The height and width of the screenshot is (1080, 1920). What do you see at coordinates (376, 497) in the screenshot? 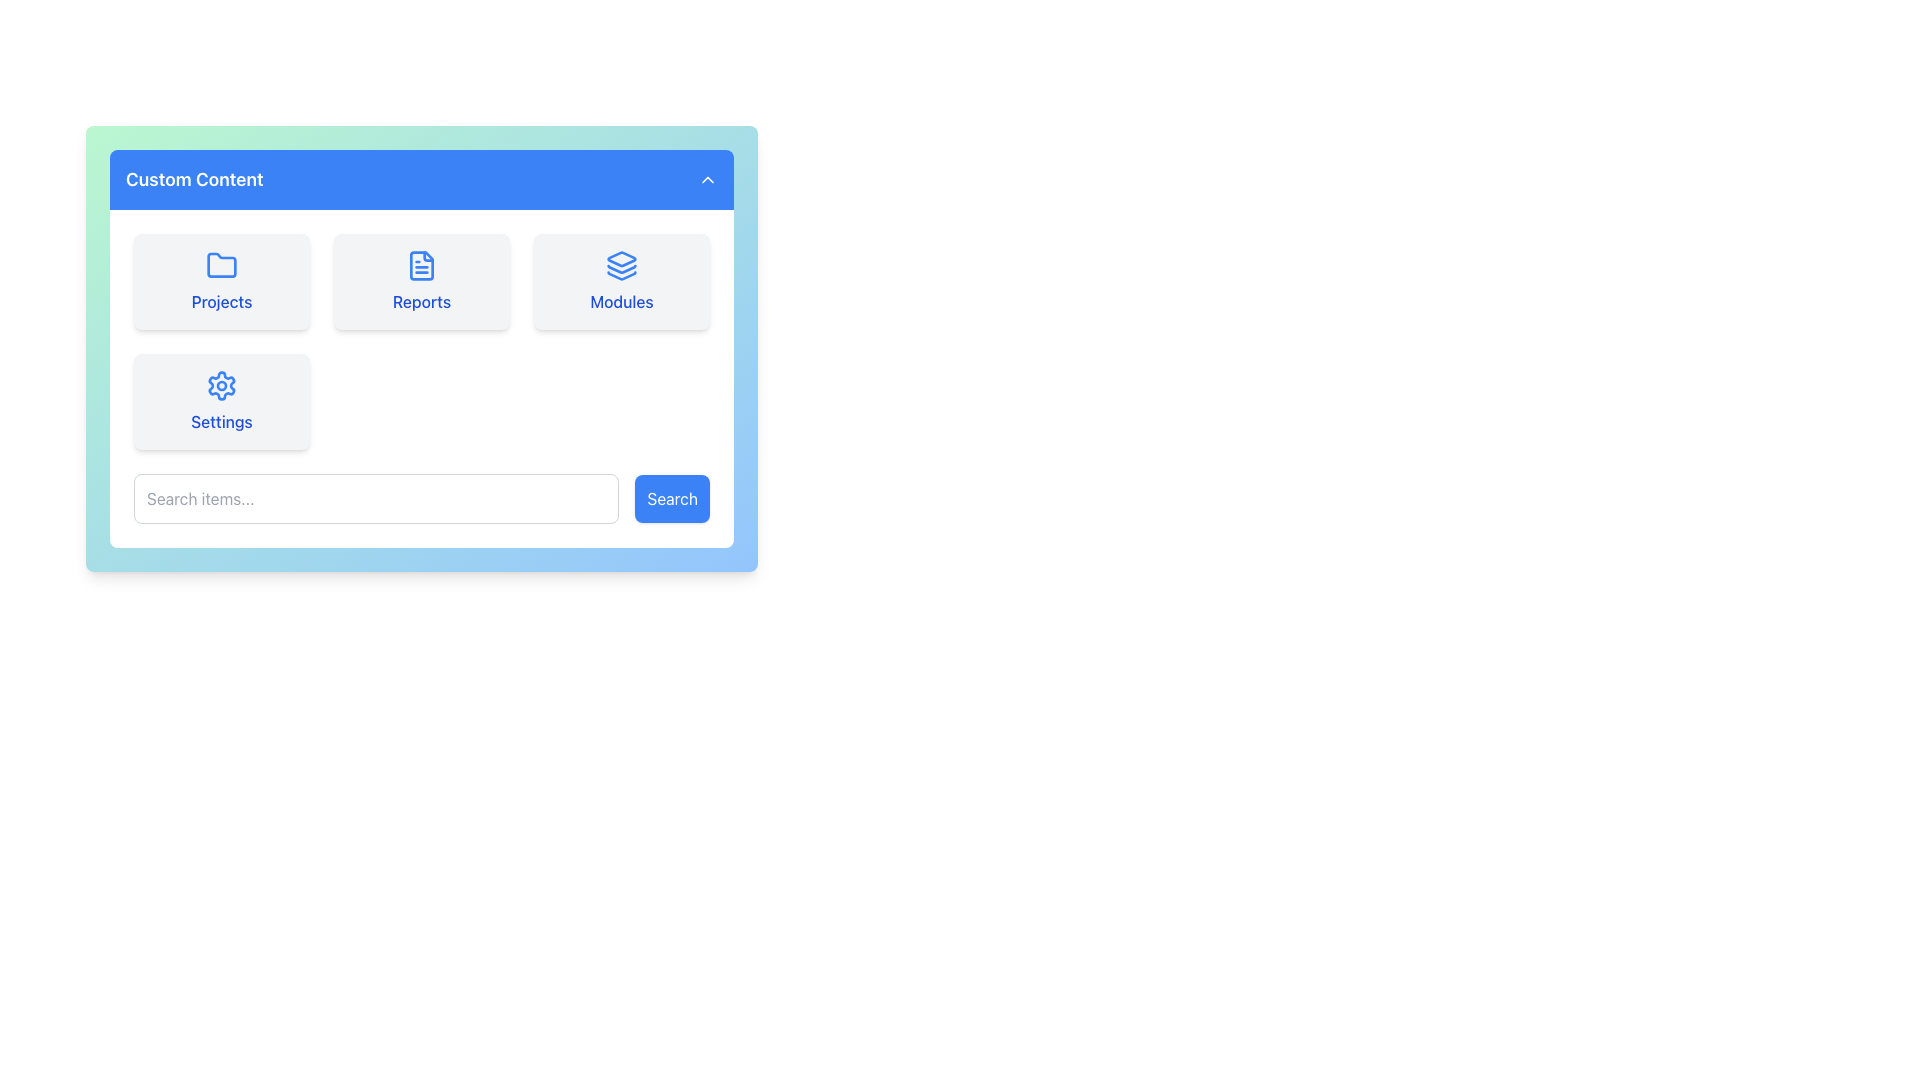
I see `the search input field, which is the leftmost element in the row alongside a blue 'Search' button` at bounding box center [376, 497].